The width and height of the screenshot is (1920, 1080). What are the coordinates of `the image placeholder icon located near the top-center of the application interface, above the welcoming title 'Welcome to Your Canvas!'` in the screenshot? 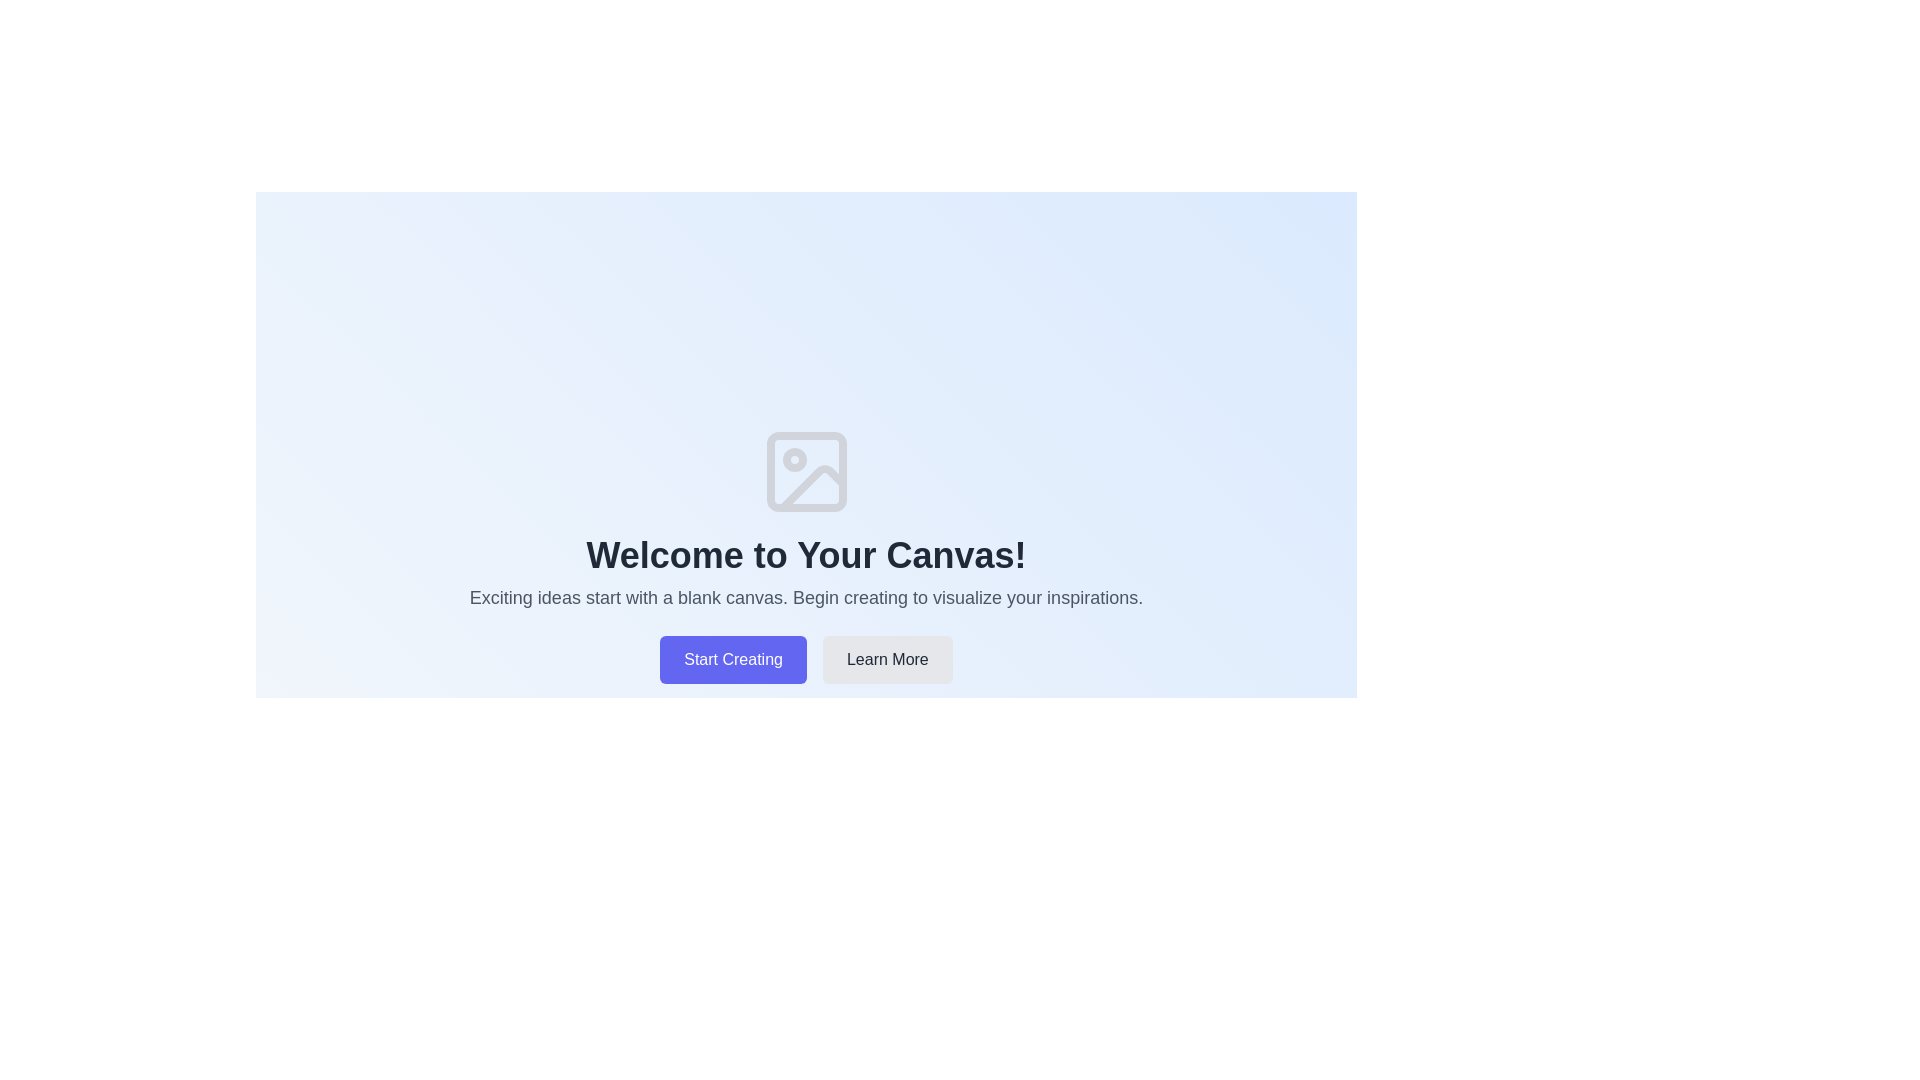 It's located at (806, 471).